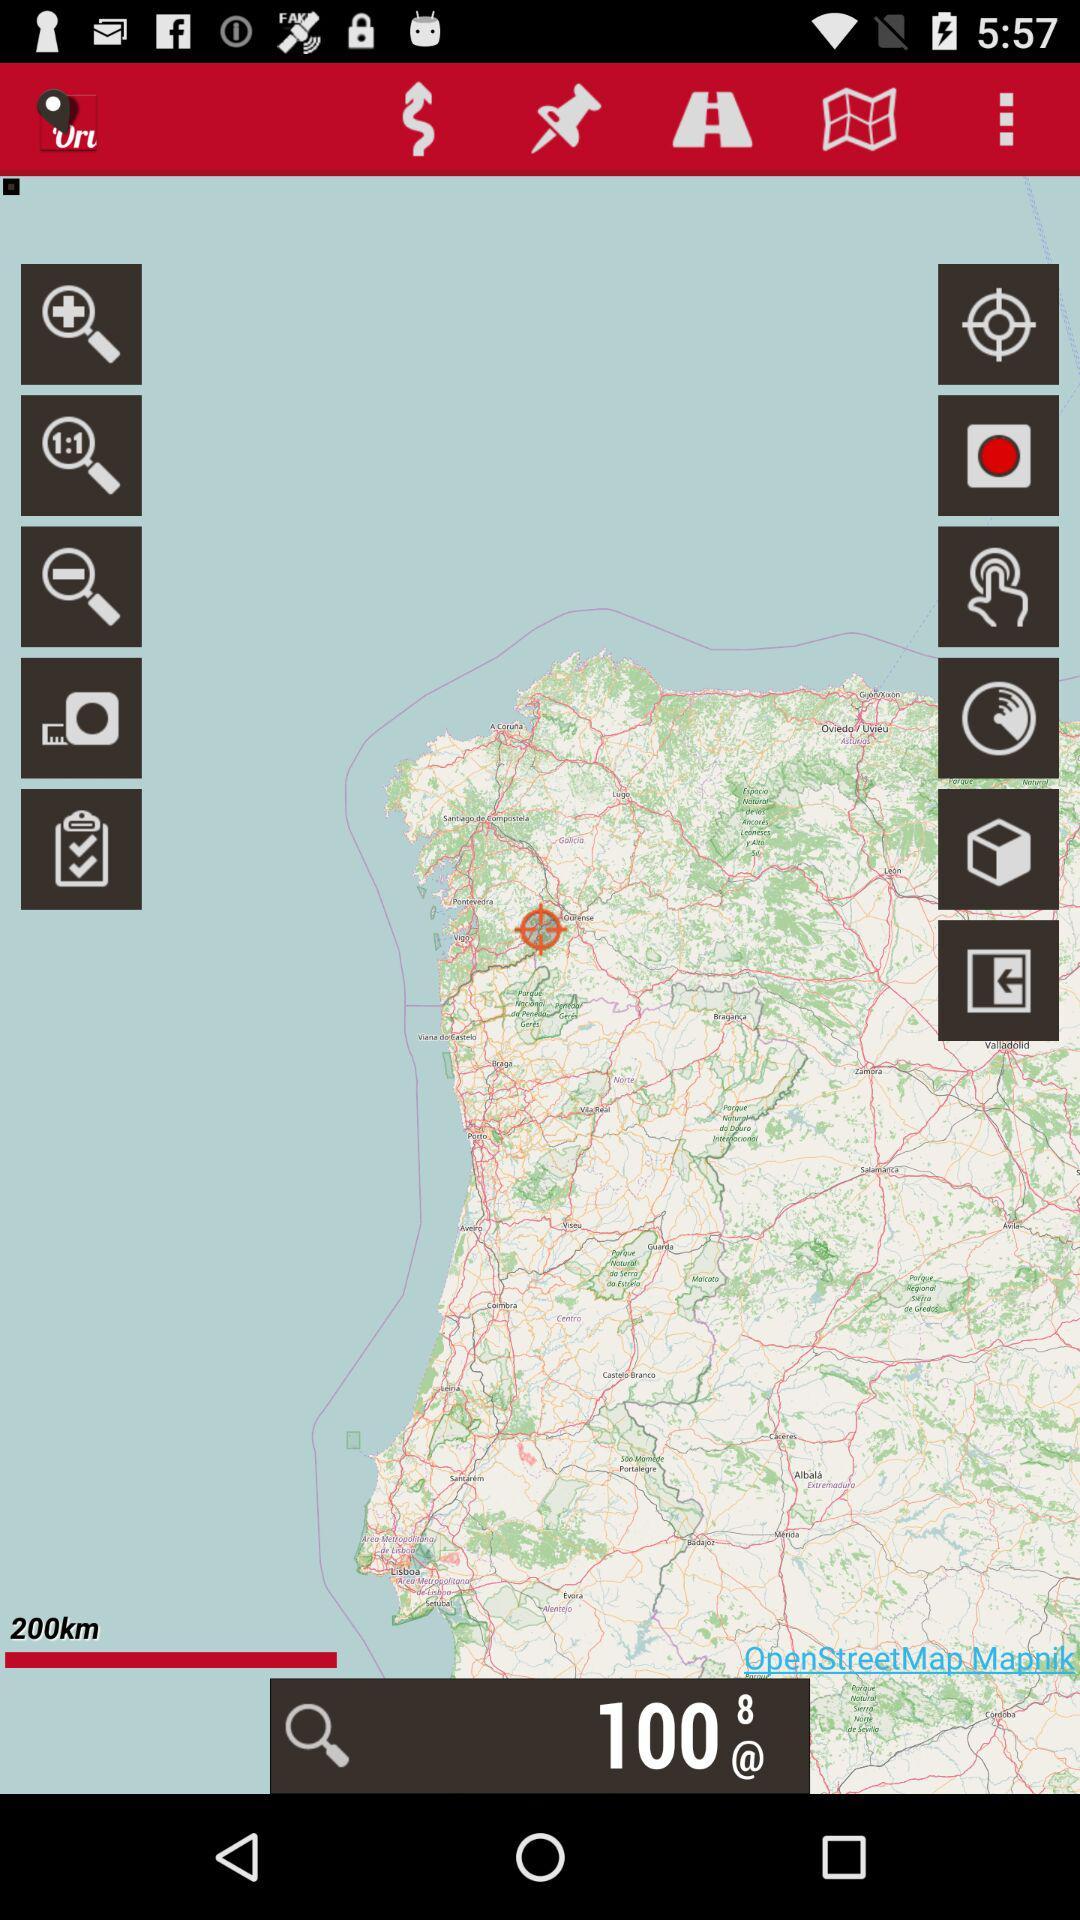 The width and height of the screenshot is (1080, 1920). I want to click on the location_crosshair icon, so click(998, 347).